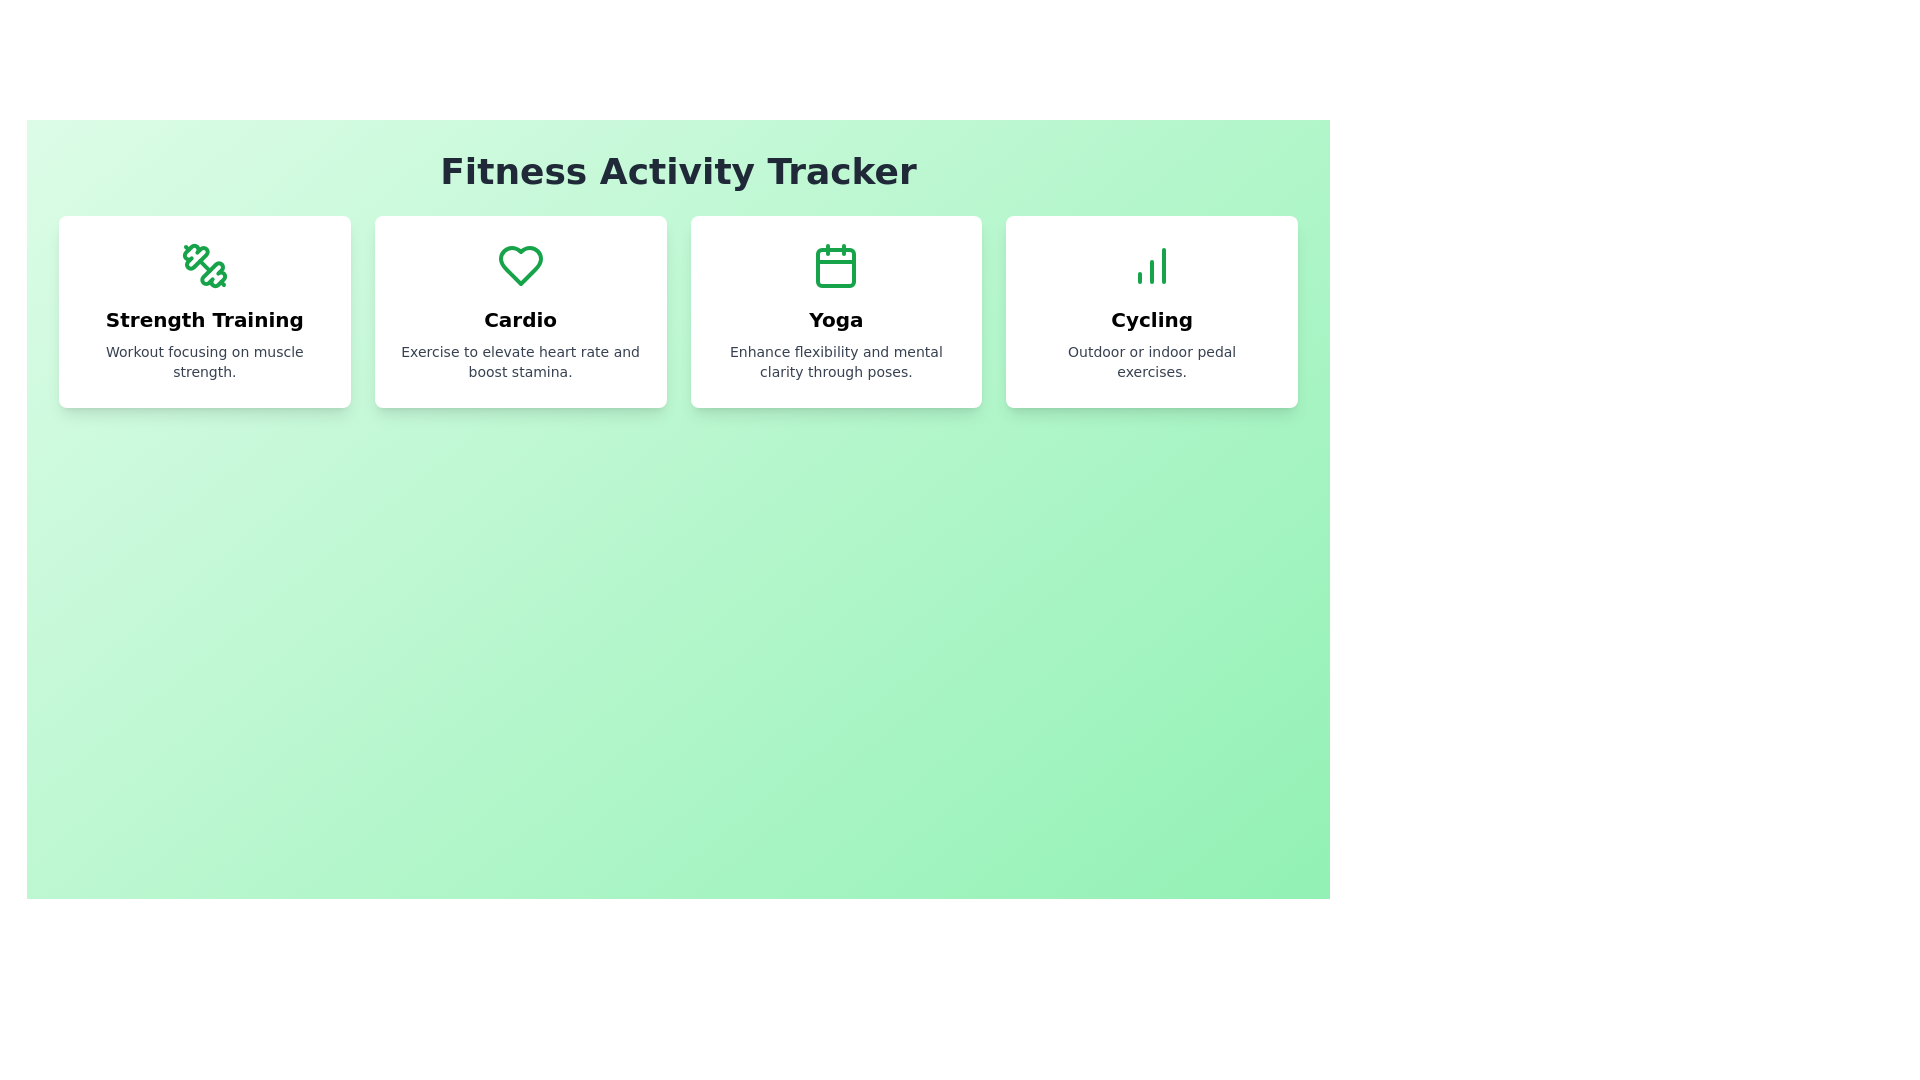 Image resolution: width=1920 pixels, height=1080 pixels. I want to click on the clickable card featuring a green dumbbell icon and the text 'Strength Training' located at the top-left corner of the grid layout, so click(204, 312).